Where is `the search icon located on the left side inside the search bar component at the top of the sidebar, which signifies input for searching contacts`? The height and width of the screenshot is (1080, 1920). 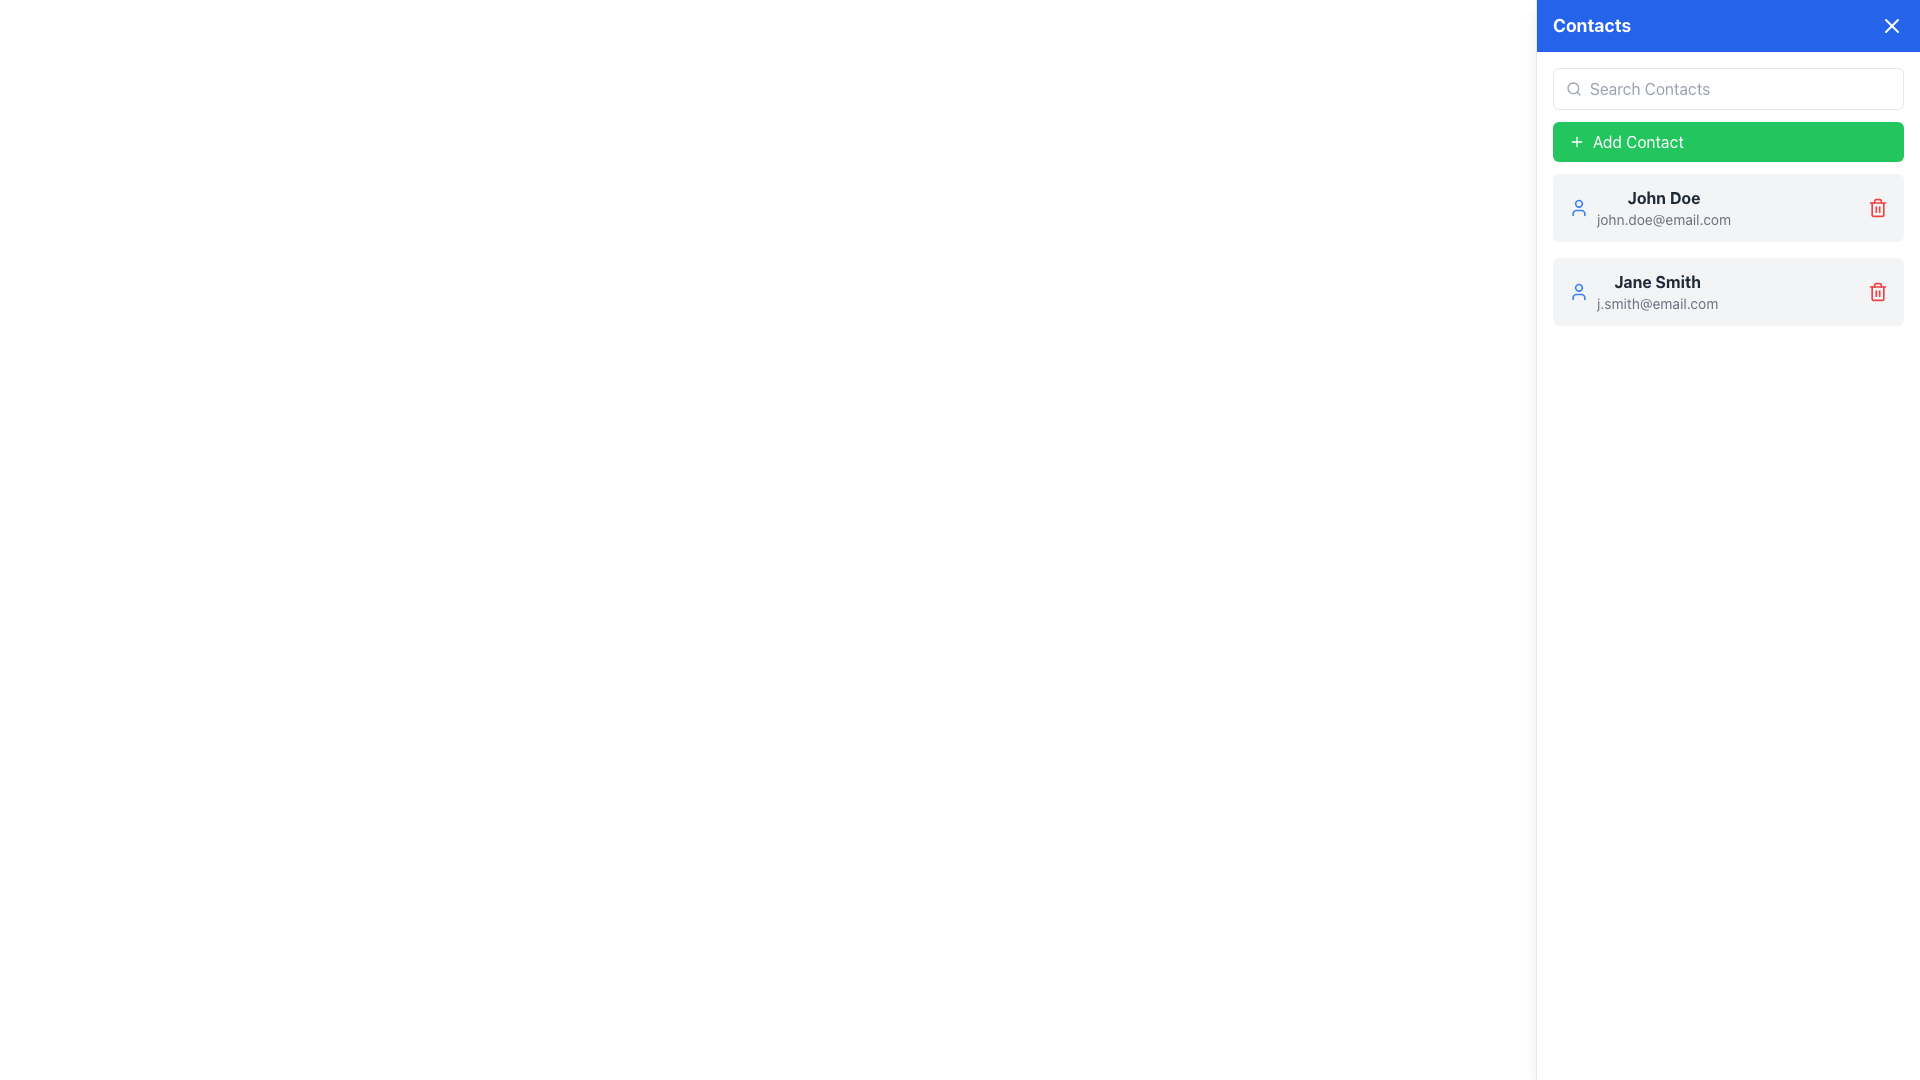
the search icon located on the left side inside the search bar component at the top of the sidebar, which signifies input for searching contacts is located at coordinates (1573, 87).